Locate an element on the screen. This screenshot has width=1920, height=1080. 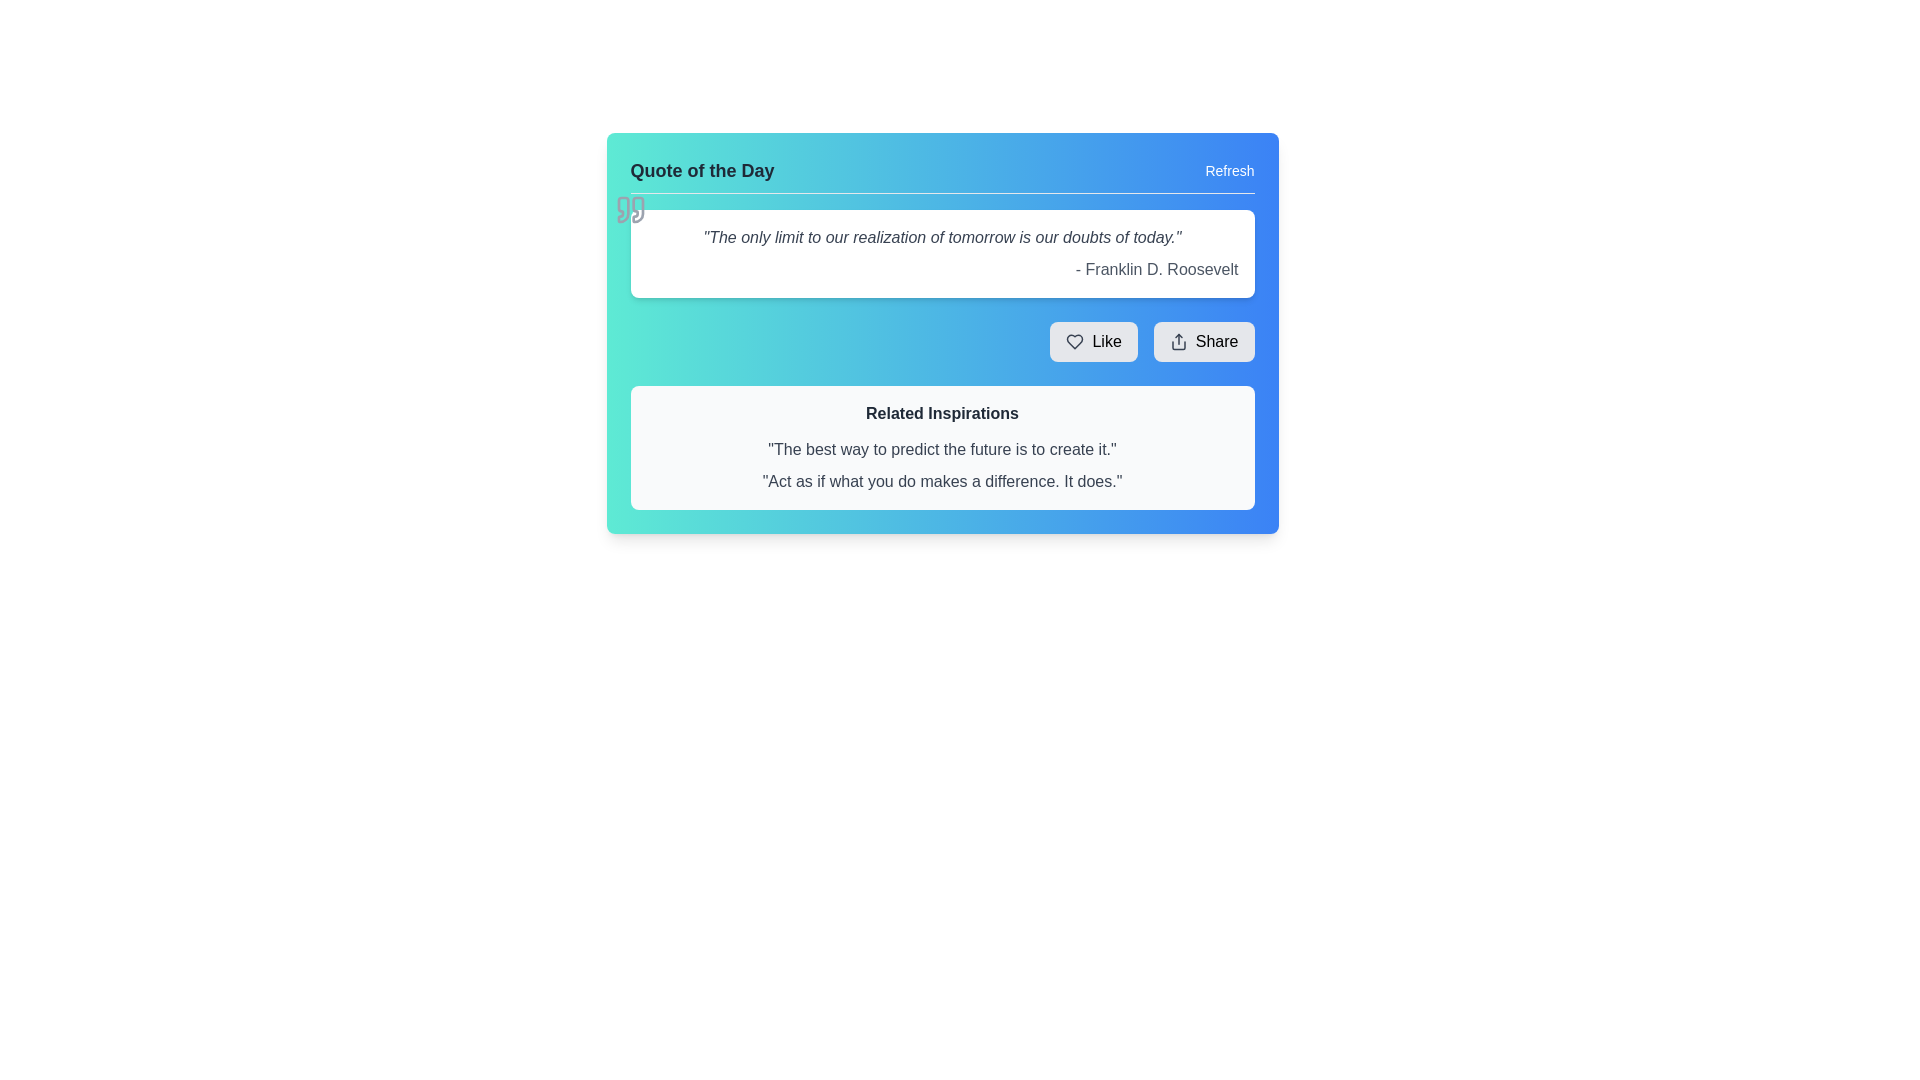
quotes displayed in the 'Related Inspirations' informative display box located near the bottom of the card, below the 'Like' and 'Share' buttons is located at coordinates (941, 446).